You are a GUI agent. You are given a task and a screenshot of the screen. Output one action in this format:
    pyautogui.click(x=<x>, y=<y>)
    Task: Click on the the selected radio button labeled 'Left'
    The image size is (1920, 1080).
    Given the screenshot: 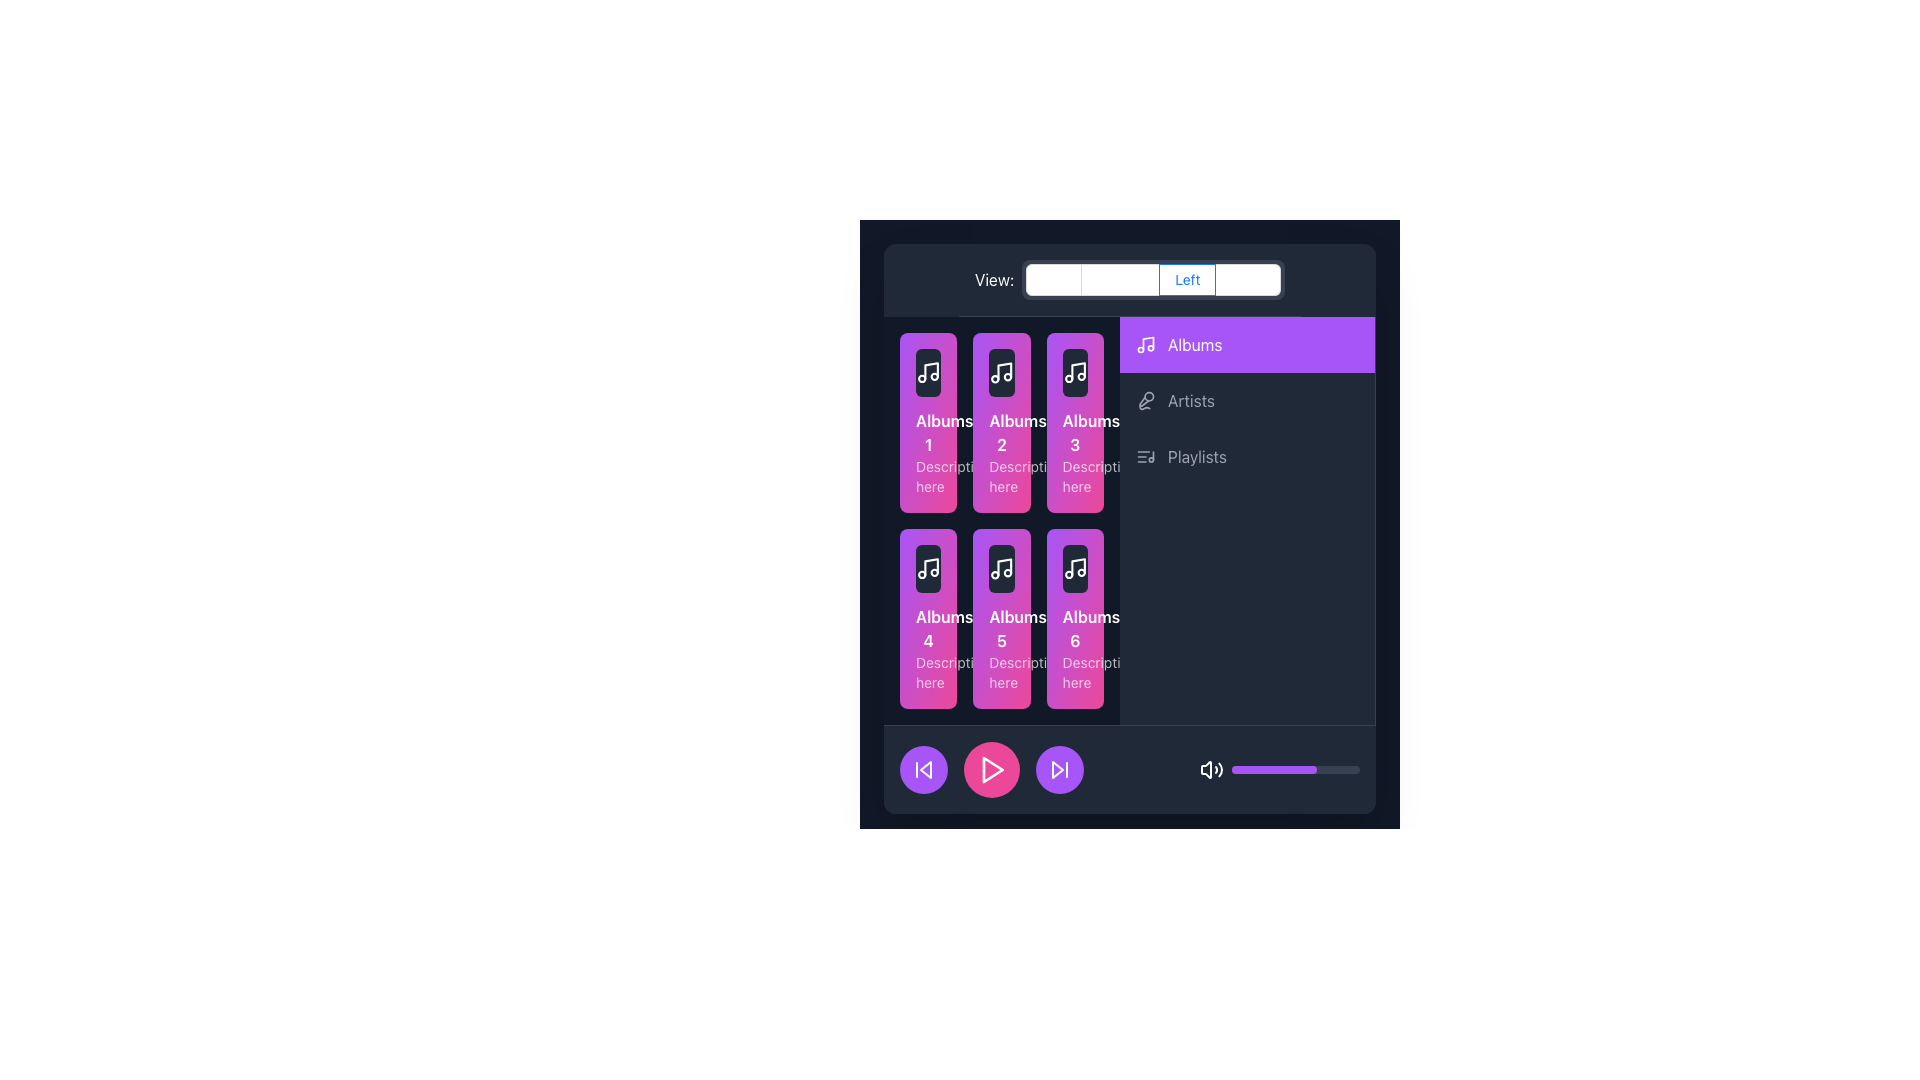 What is the action you would take?
    pyautogui.click(x=1188, y=280)
    